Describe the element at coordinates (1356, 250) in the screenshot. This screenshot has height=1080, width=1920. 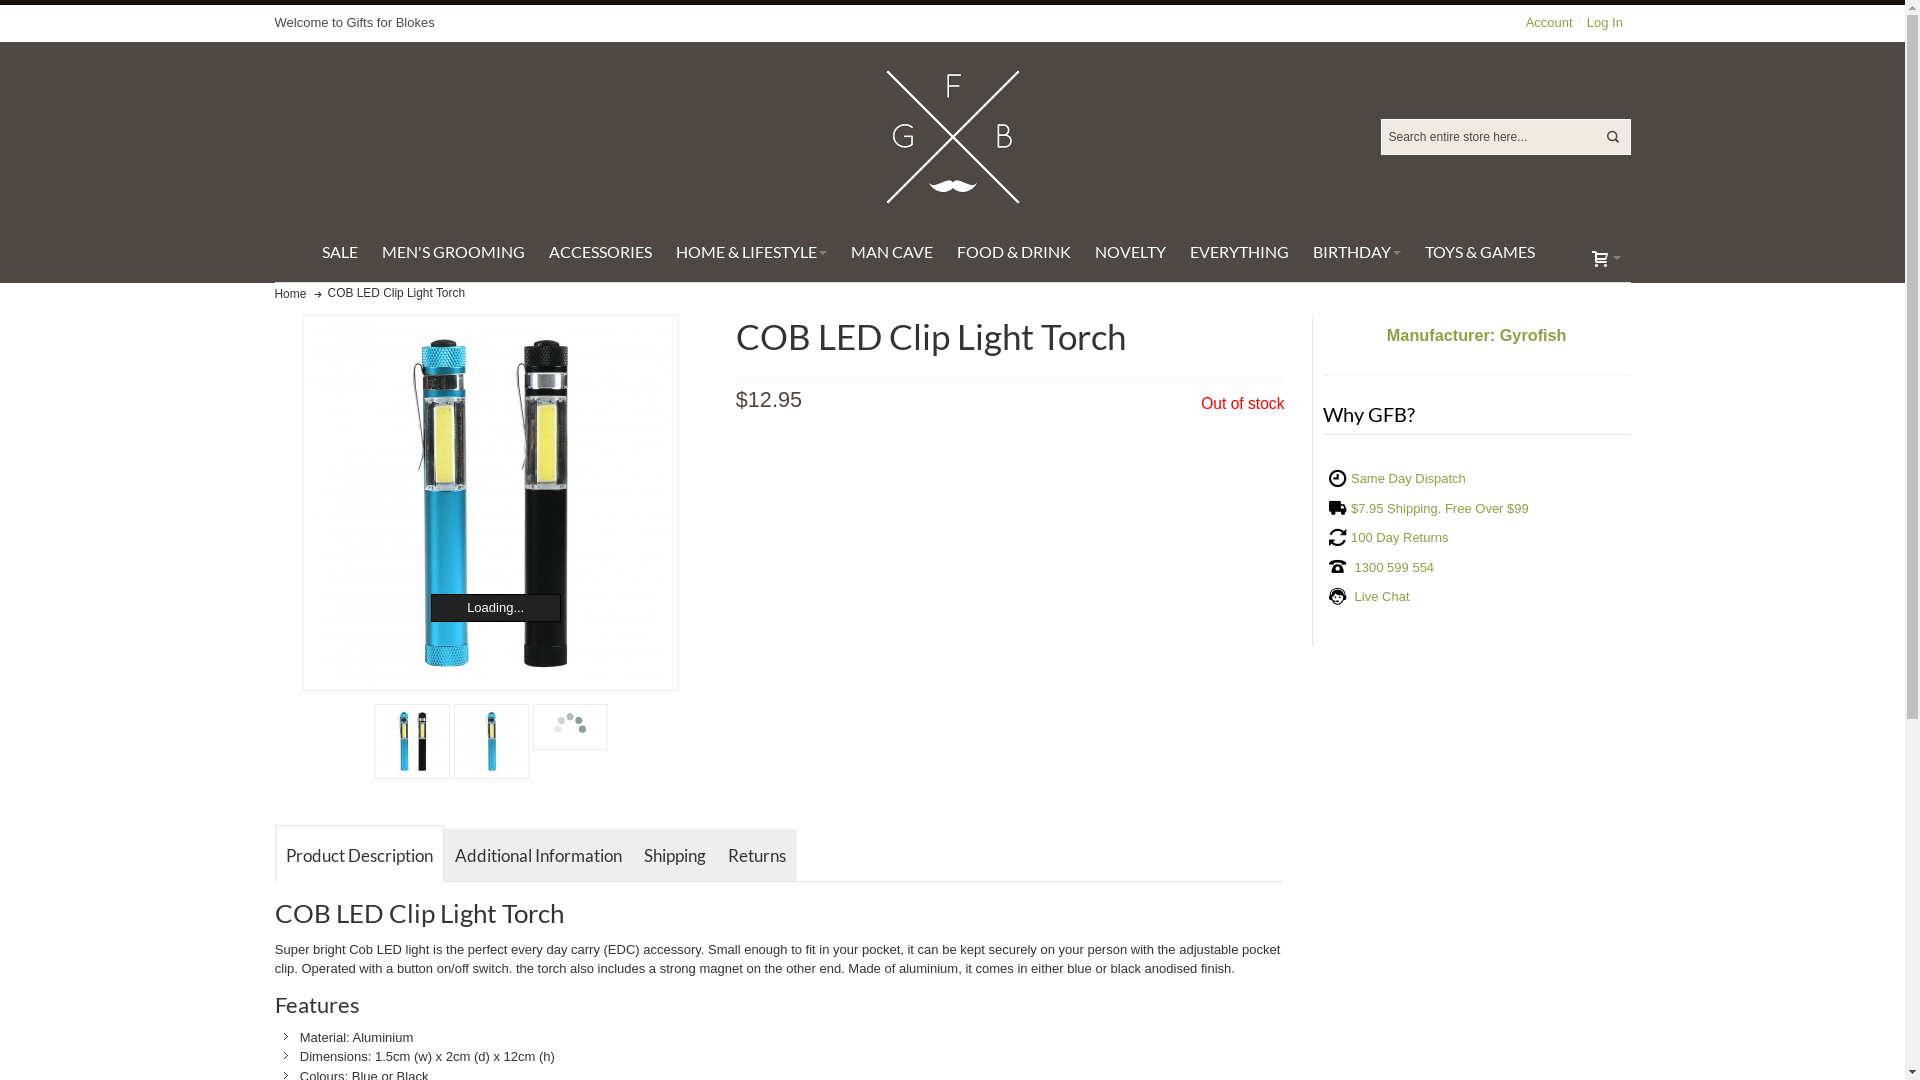
I see `'BIRTHDAY '` at that location.